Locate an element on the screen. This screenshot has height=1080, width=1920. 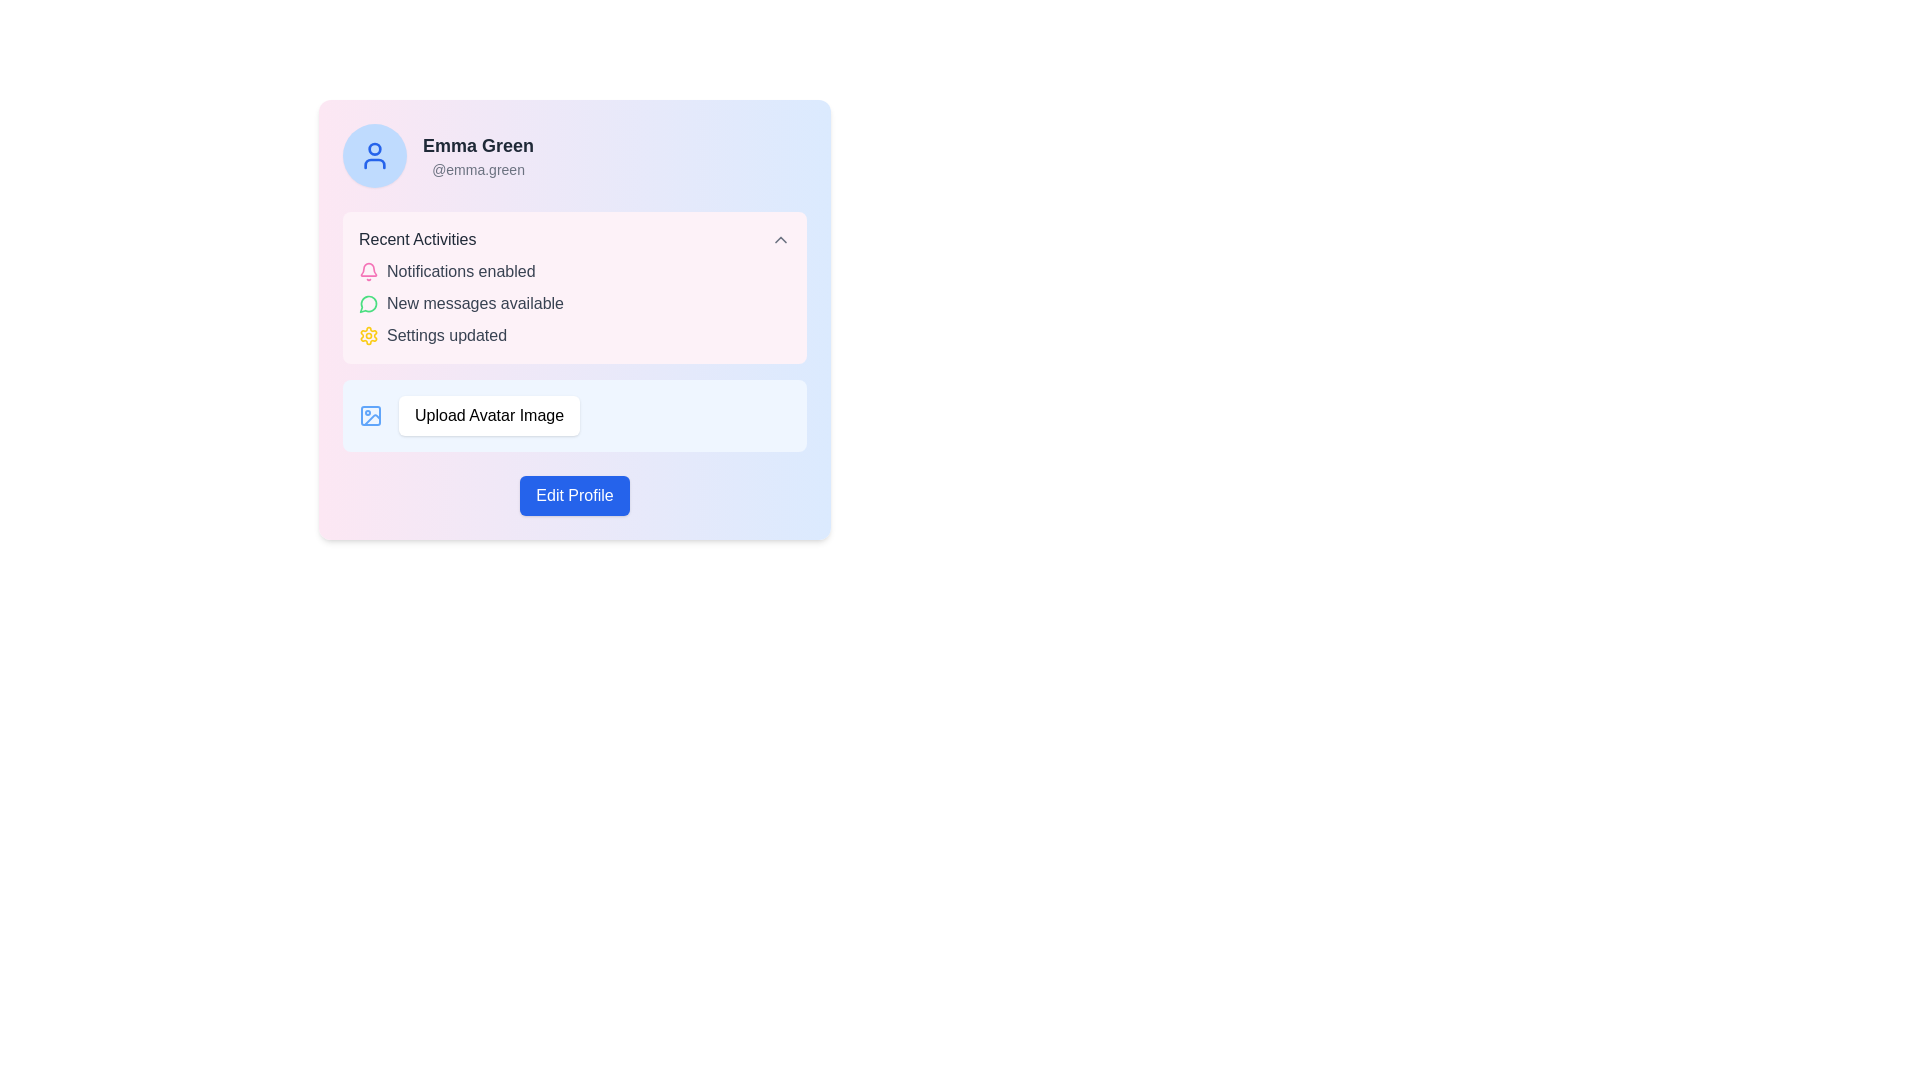
the informative text label indicating that notifications are enabled, located inside the 'Recent Activities' section, positioned to the right of the pink bell icon is located at coordinates (460, 272).